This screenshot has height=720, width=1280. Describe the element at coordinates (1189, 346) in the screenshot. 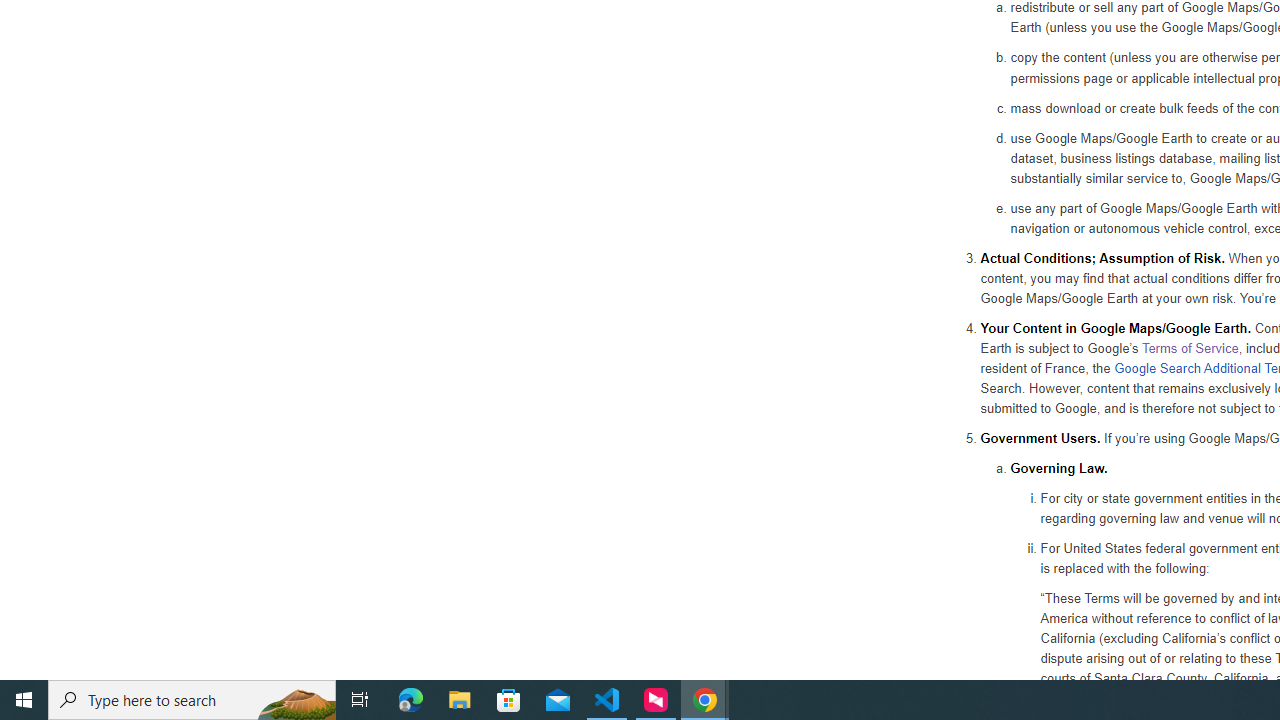

I see `'Terms of Service'` at that location.